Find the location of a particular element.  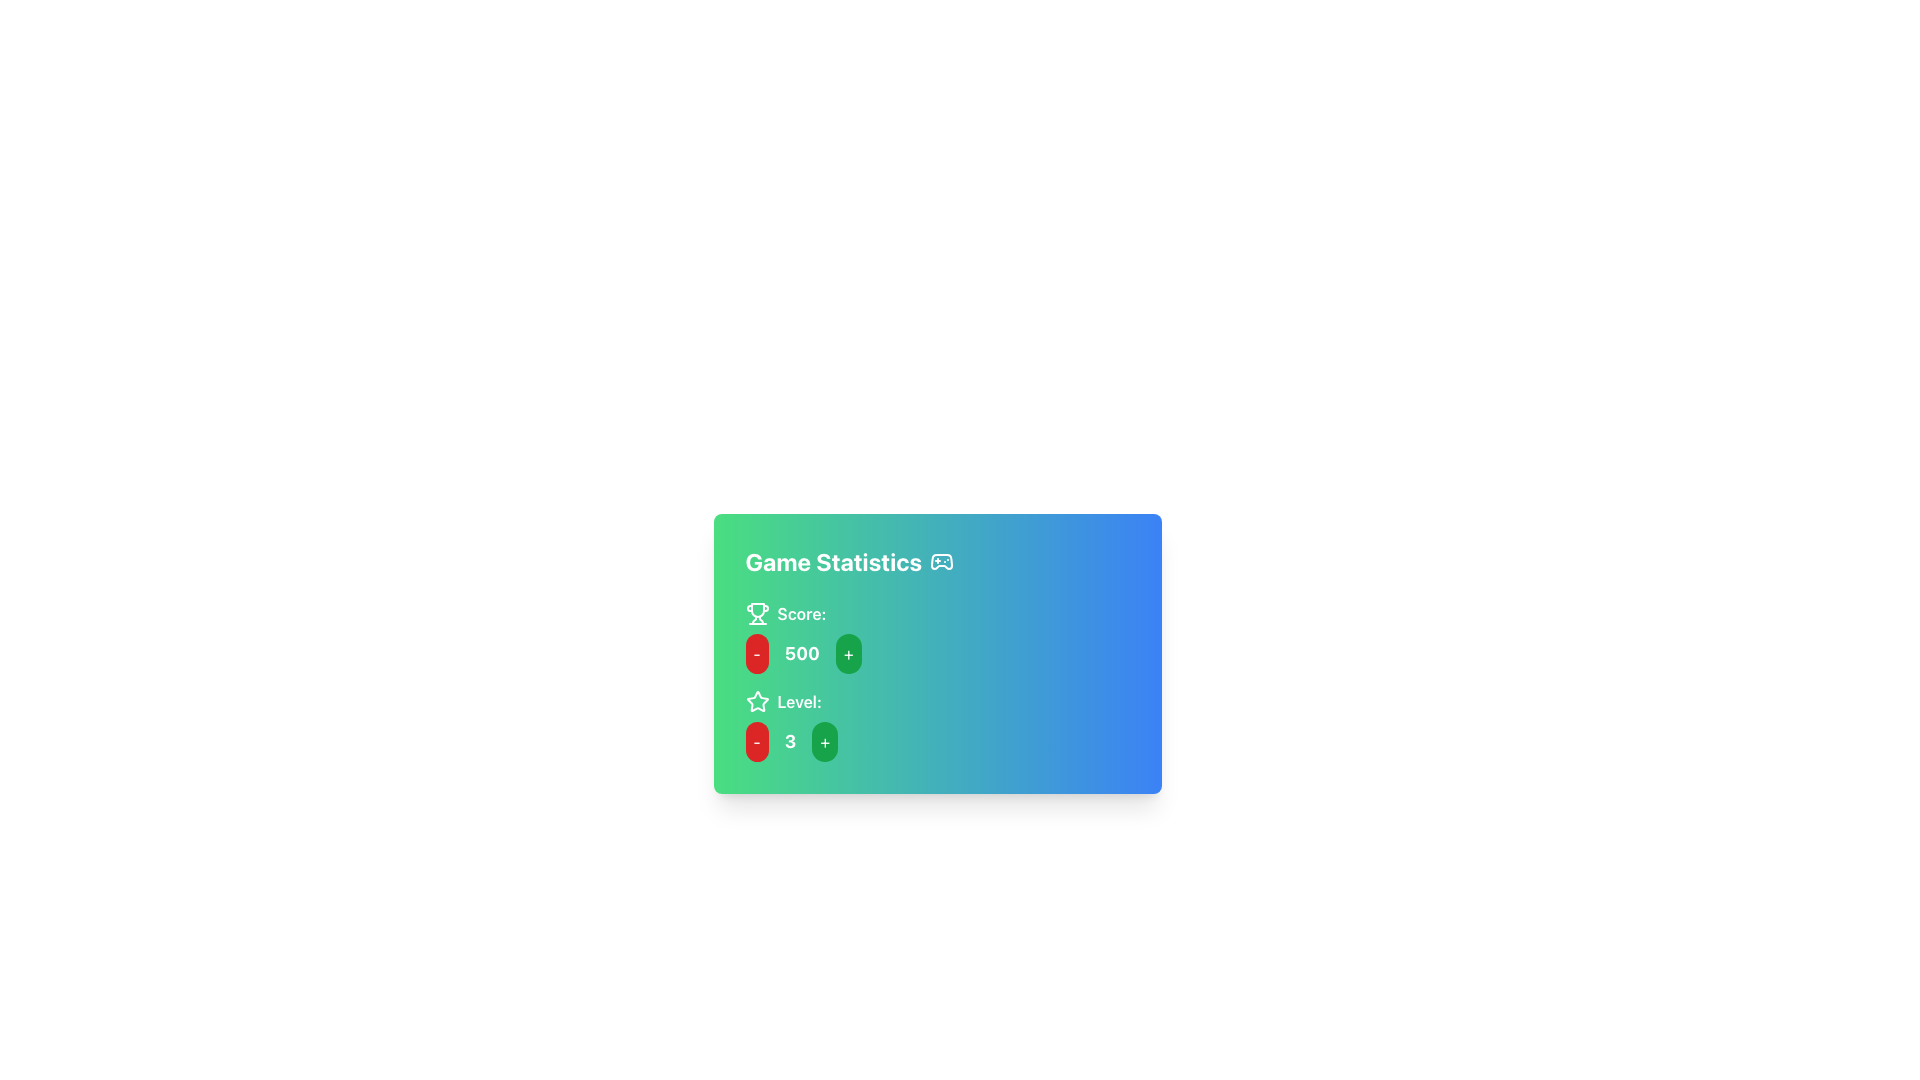

the 'Score:' text label that indicates the user's current or achieved score in the game, located in the upper-middle section of the context panel is located at coordinates (801, 612).